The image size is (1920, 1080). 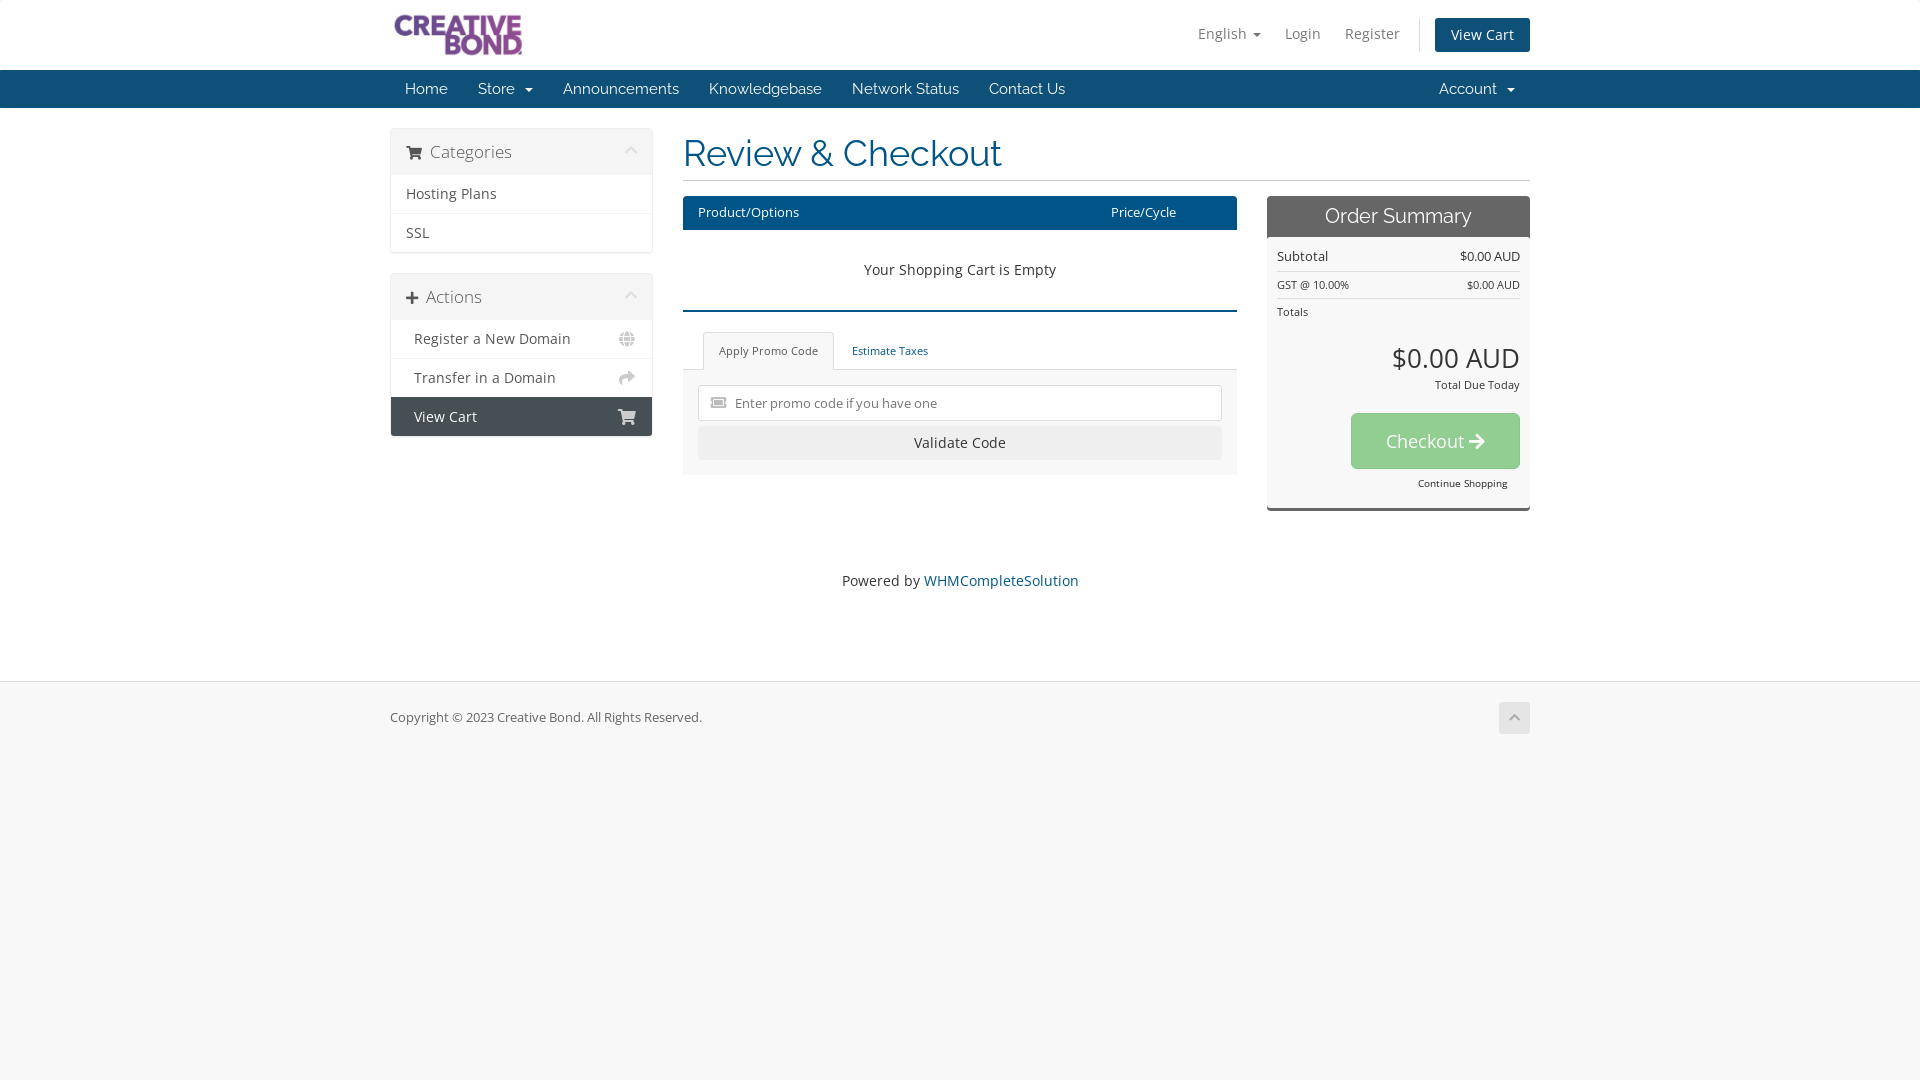 What do you see at coordinates (766, 350) in the screenshot?
I see `'Apply Promo Code'` at bounding box center [766, 350].